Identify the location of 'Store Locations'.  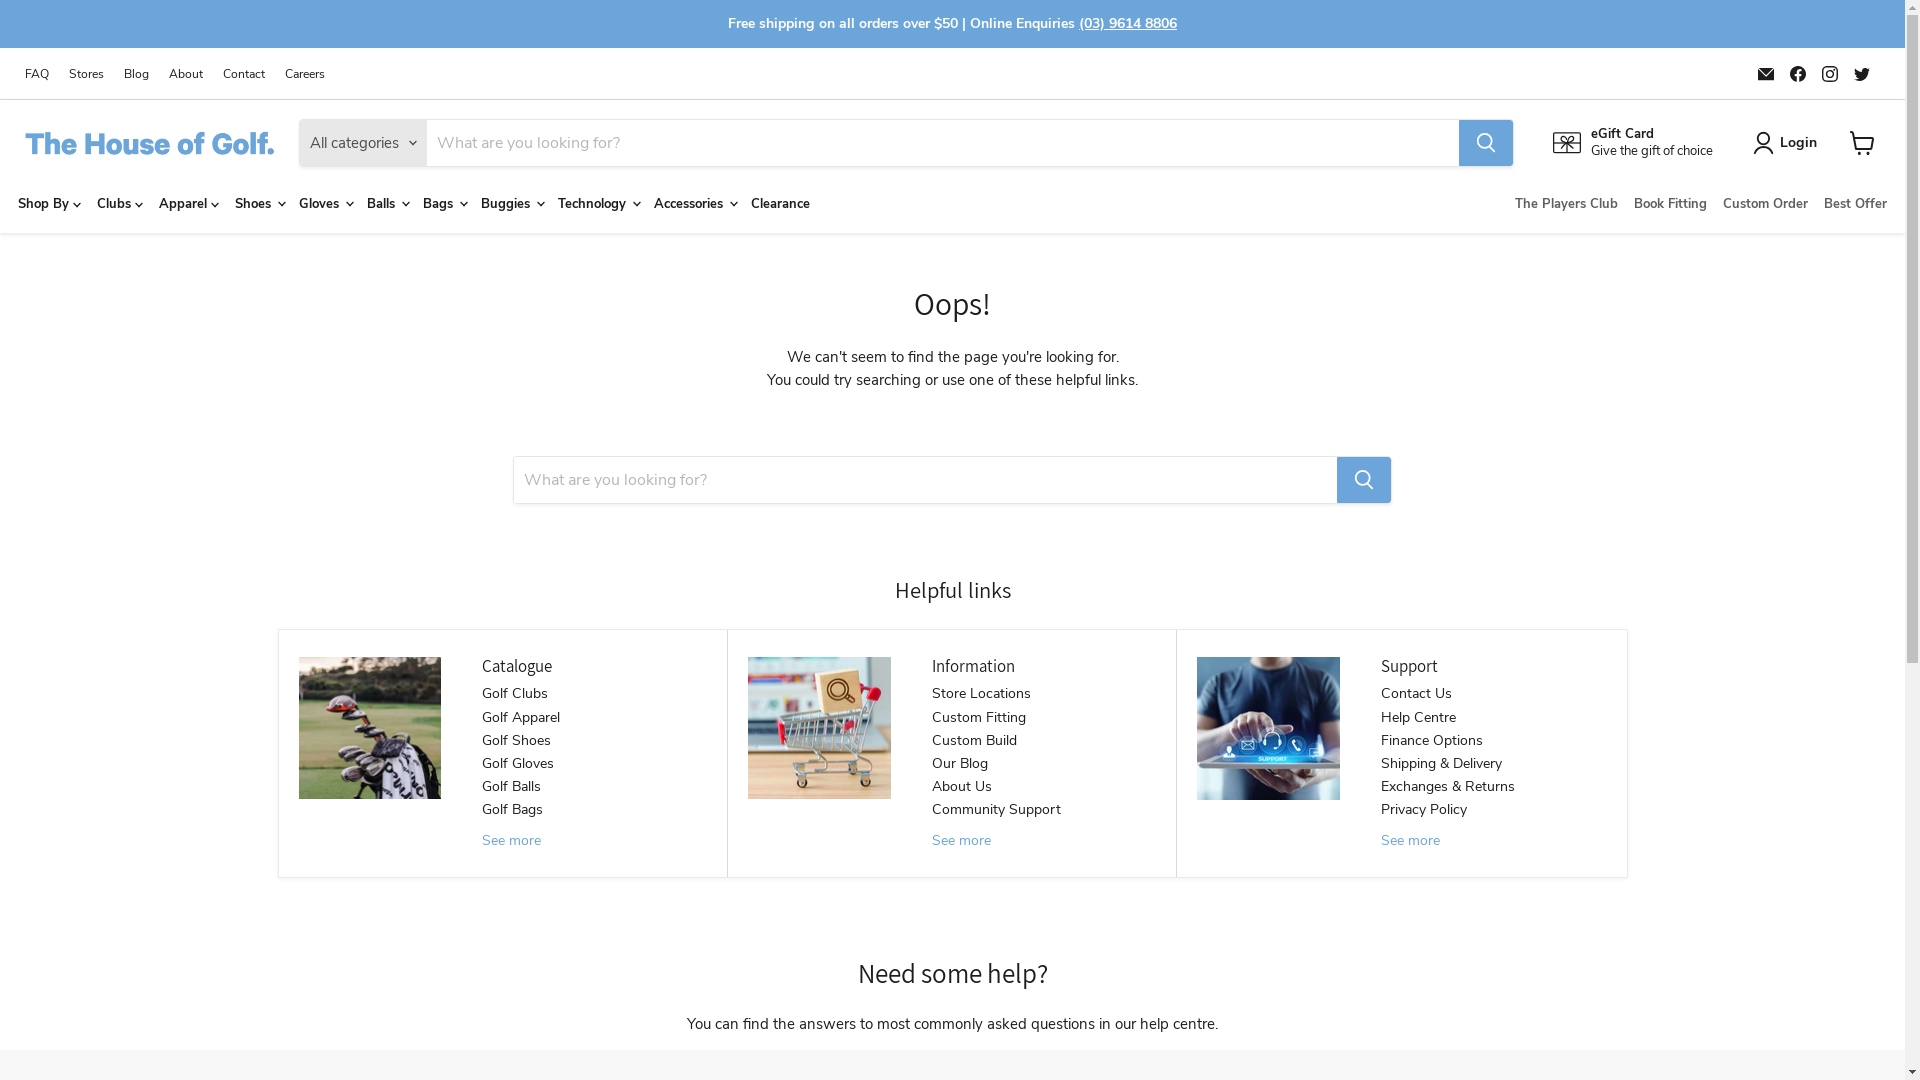
(981, 692).